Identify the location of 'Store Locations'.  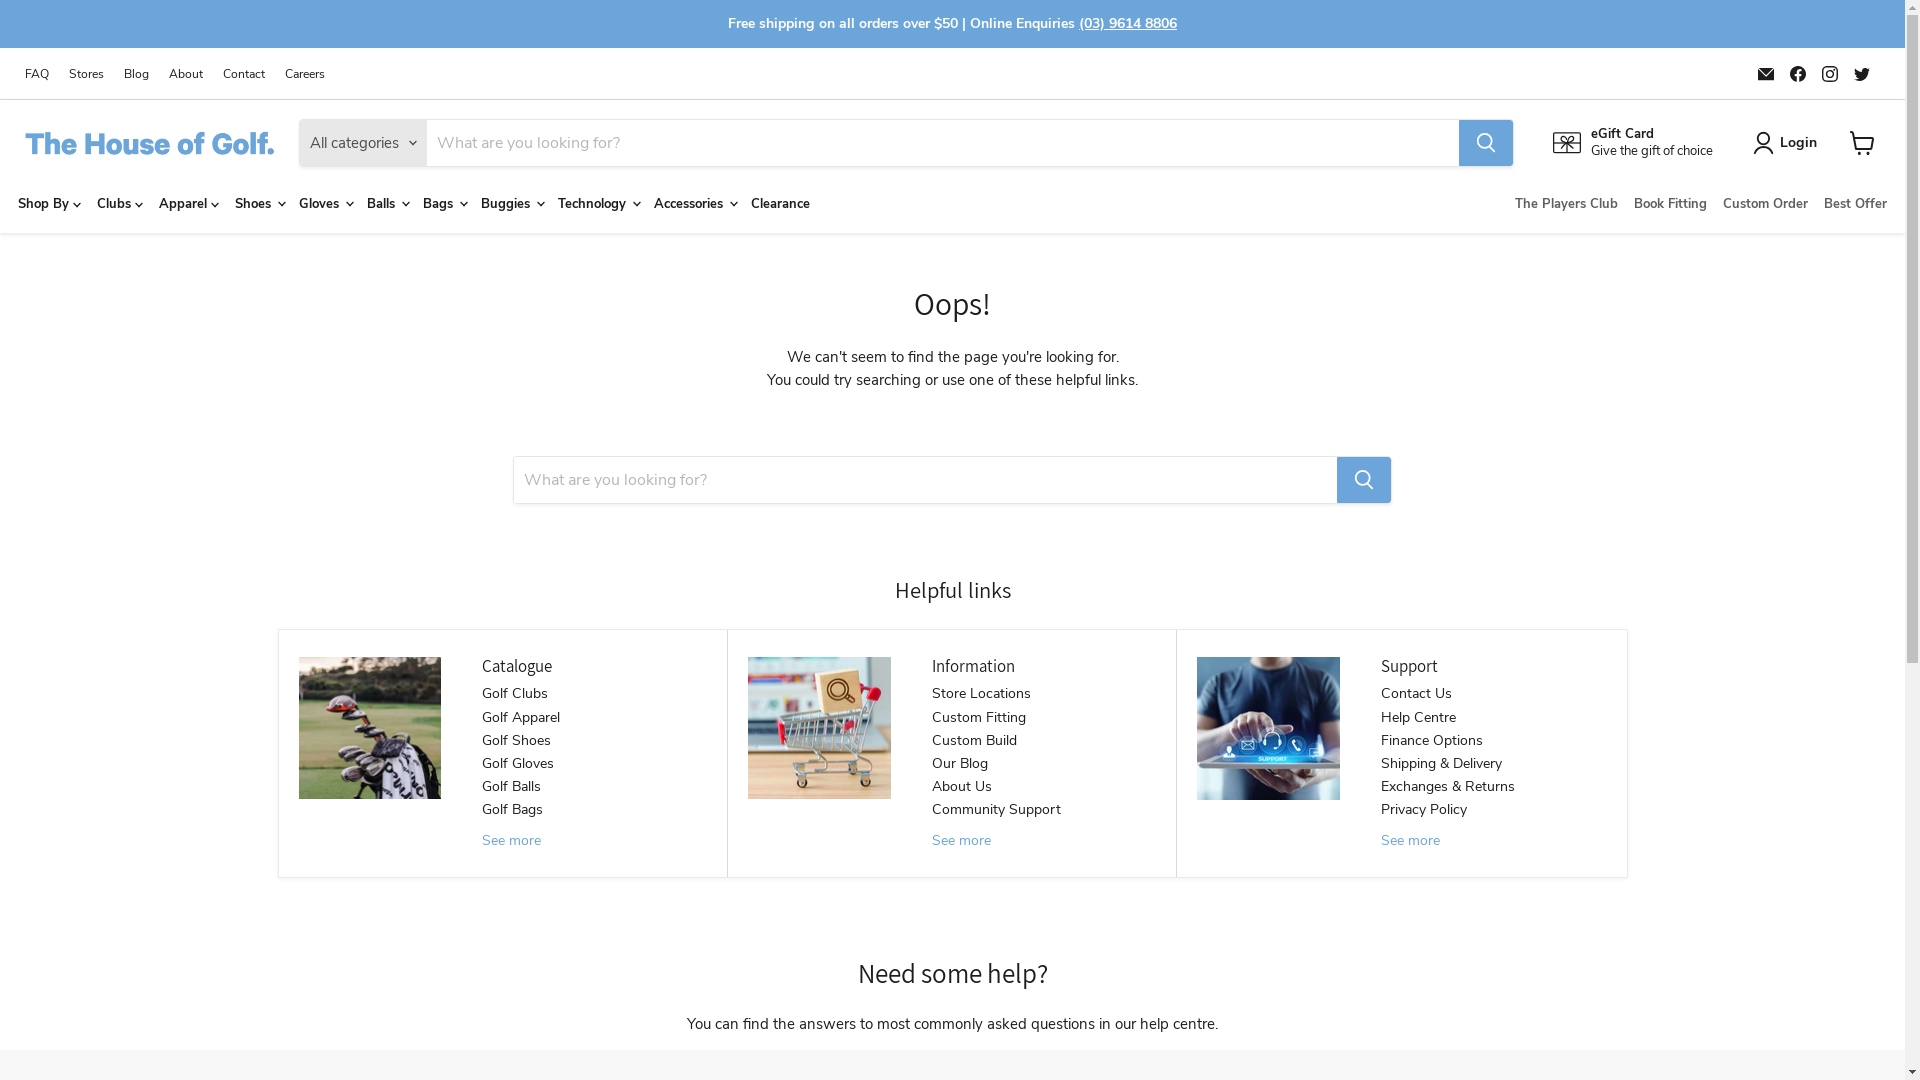
(981, 692).